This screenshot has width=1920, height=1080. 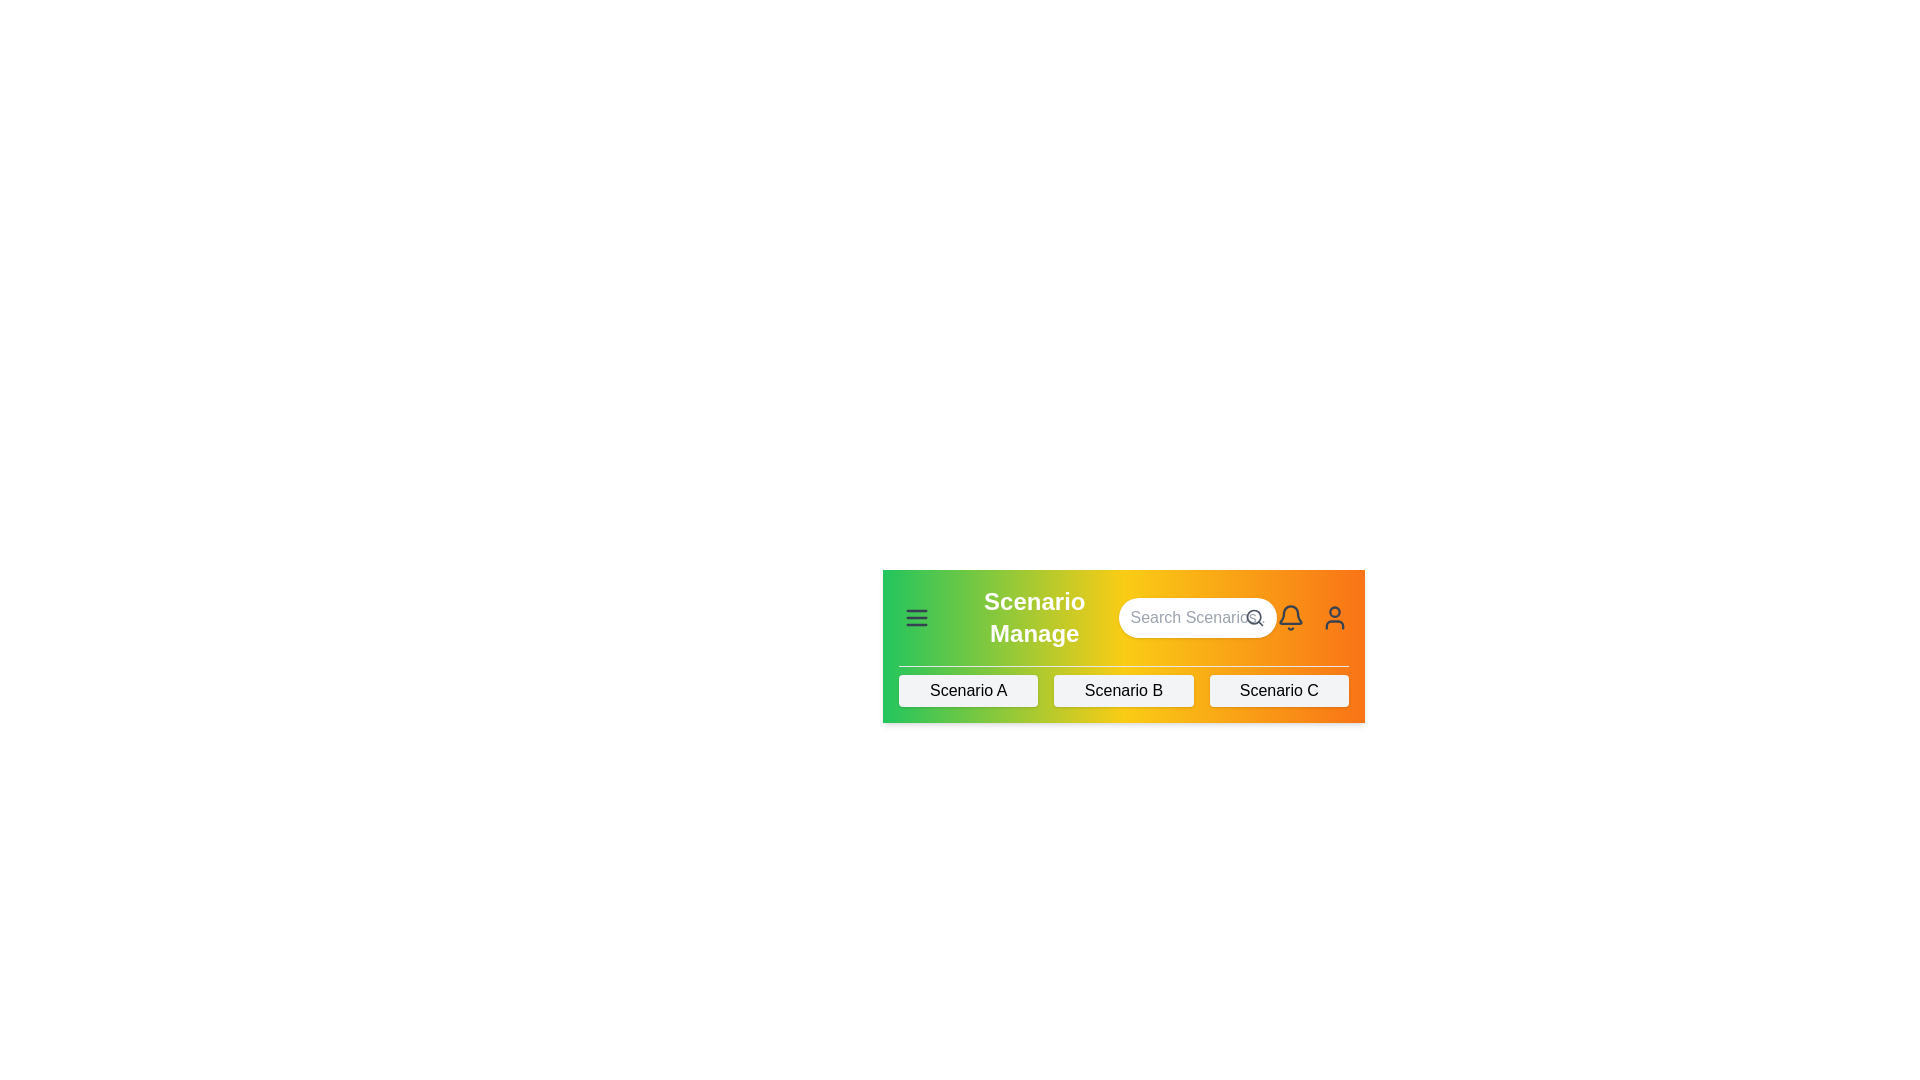 What do you see at coordinates (915, 616) in the screenshot?
I see `the menu button to toggle the menu visibility` at bounding box center [915, 616].